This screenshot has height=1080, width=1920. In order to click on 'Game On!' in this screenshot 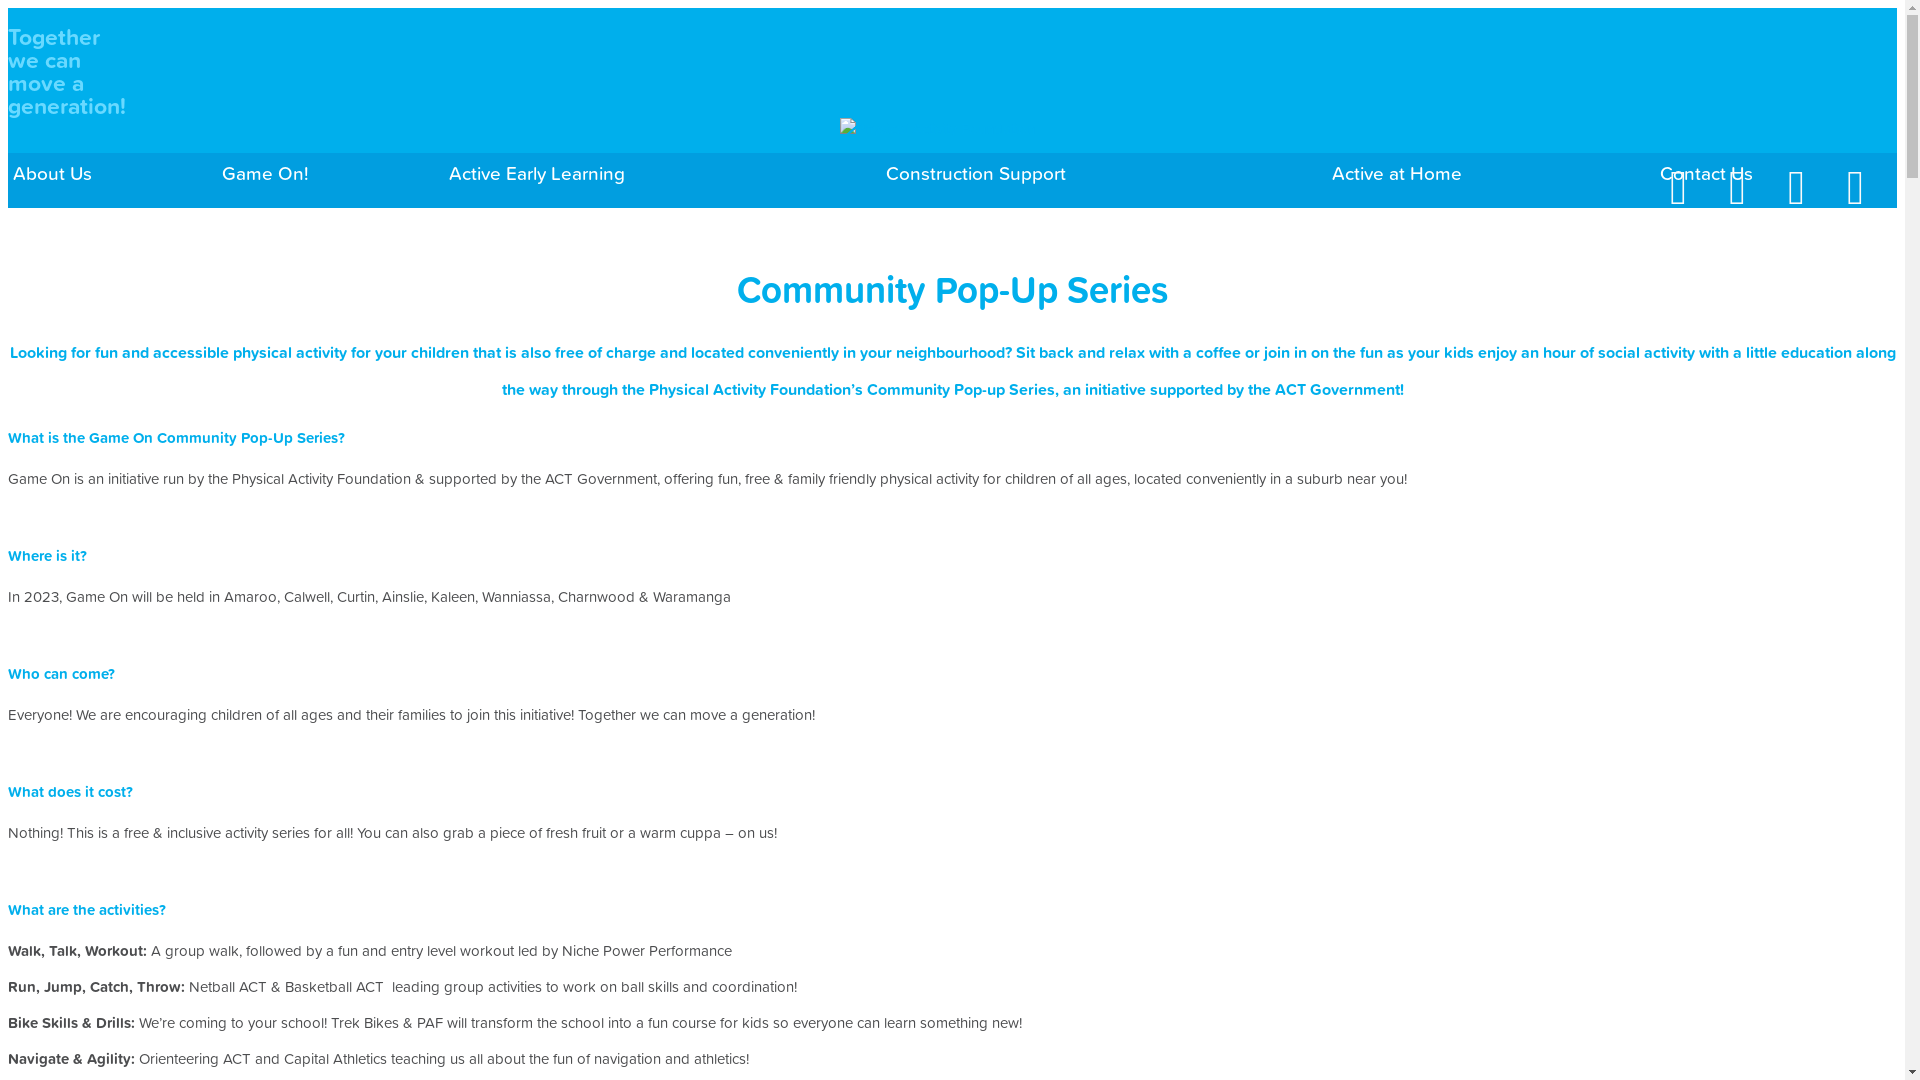, I will do `click(264, 172)`.